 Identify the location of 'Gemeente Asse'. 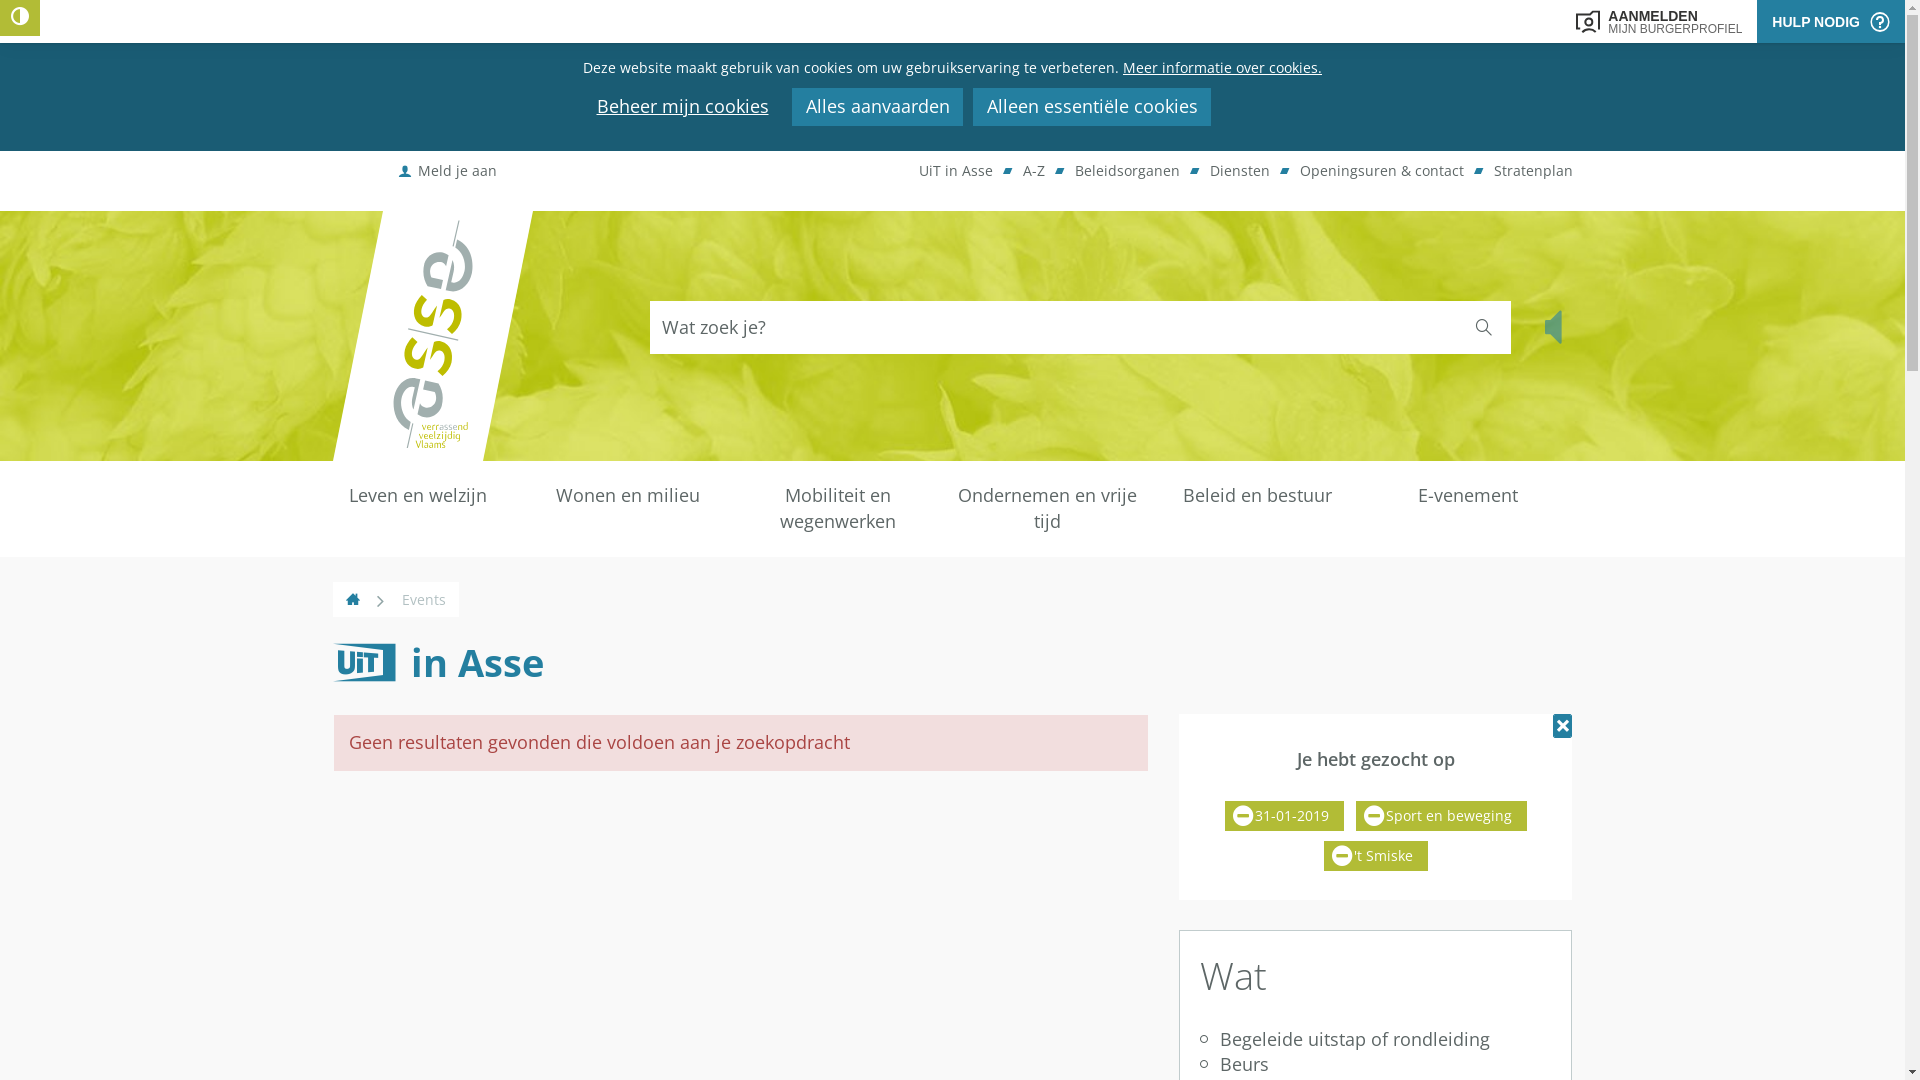
(431, 334).